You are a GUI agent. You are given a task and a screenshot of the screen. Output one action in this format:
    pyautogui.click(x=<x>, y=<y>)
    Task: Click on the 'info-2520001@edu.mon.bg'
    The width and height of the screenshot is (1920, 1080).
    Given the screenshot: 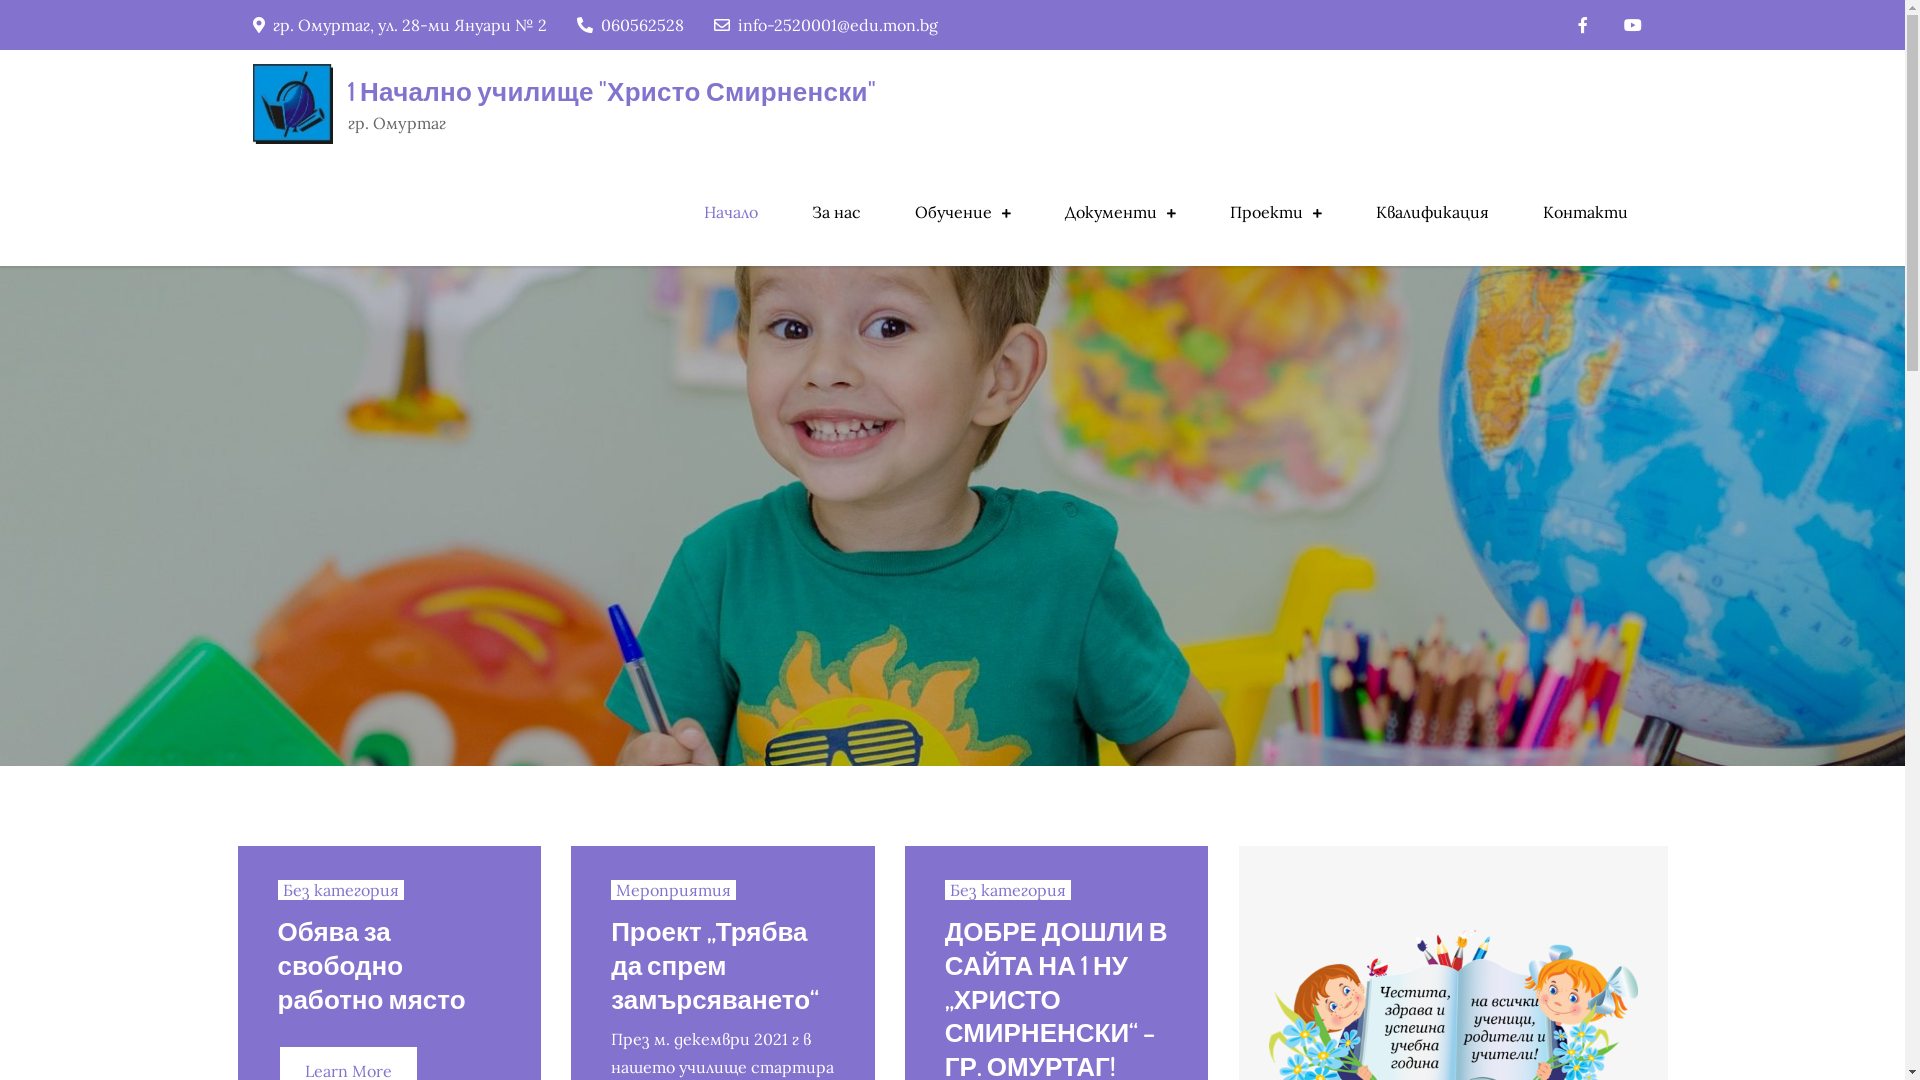 What is the action you would take?
    pyautogui.click(x=825, y=24)
    